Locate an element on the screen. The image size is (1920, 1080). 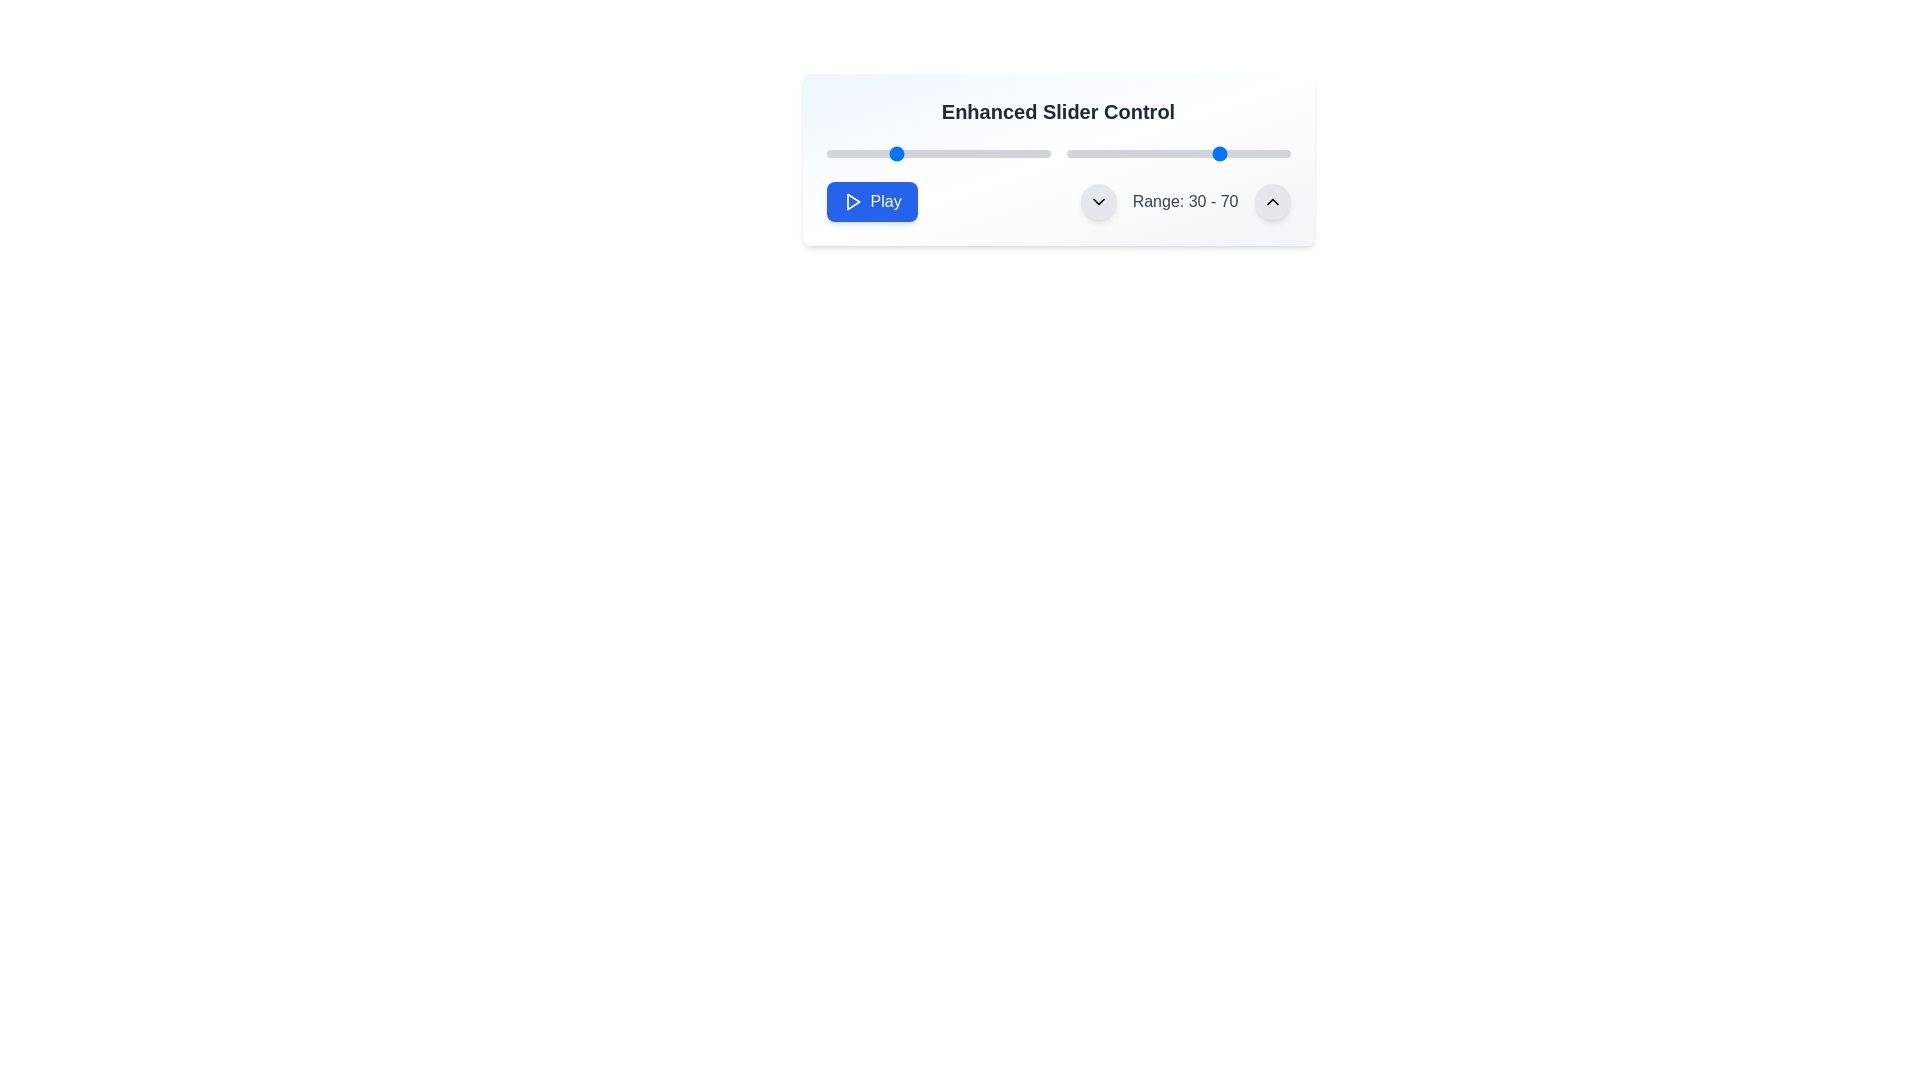
the slider value is located at coordinates (1250, 153).